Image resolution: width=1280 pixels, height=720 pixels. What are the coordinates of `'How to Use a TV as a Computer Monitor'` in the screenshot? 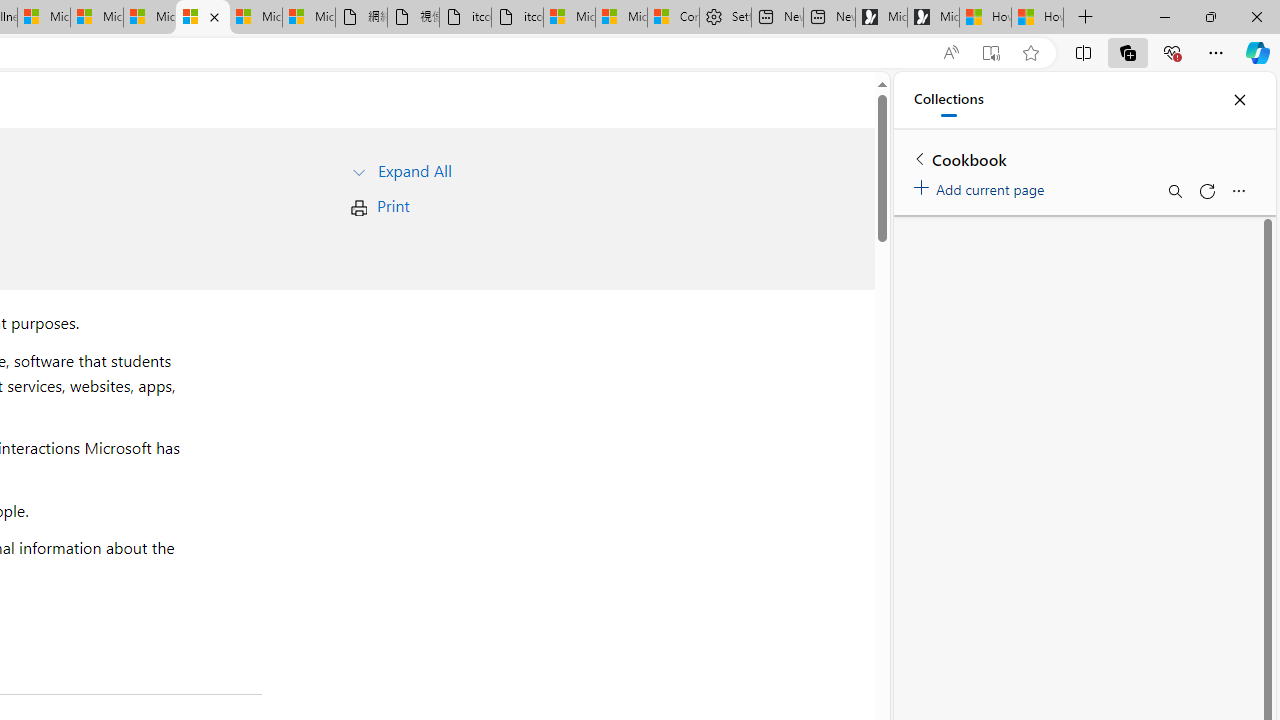 It's located at (1038, 17).